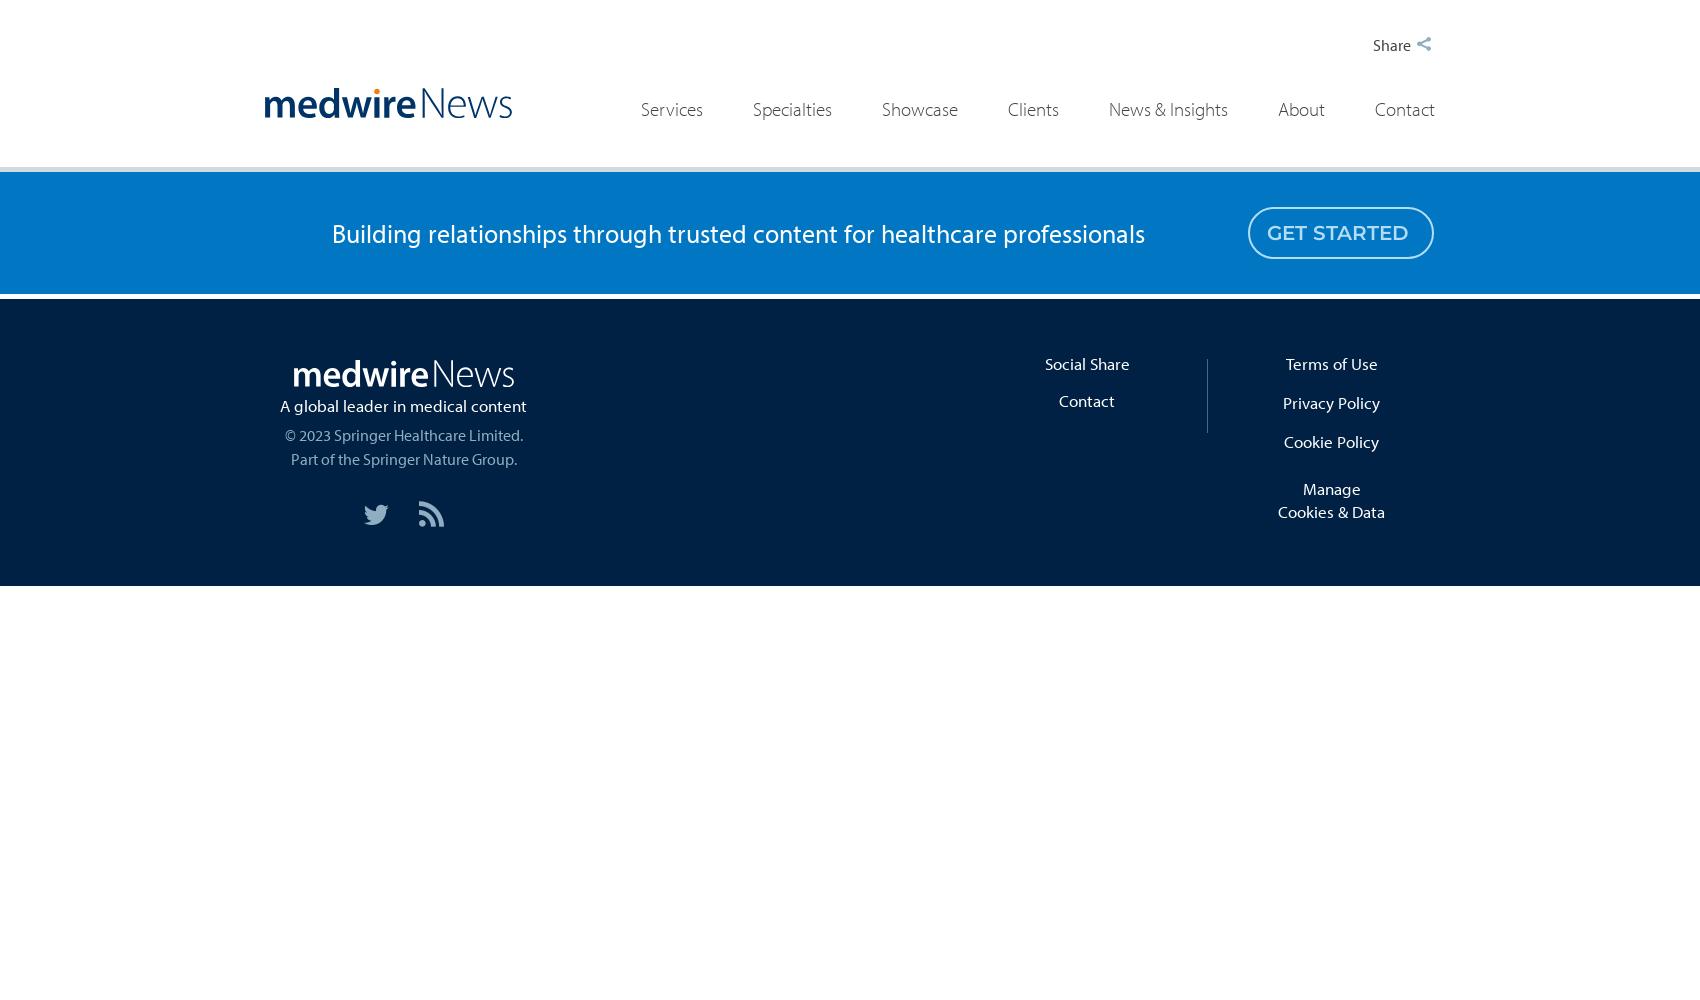 The image size is (1700, 1000). What do you see at coordinates (1167, 108) in the screenshot?
I see `'News & Insights'` at bounding box center [1167, 108].